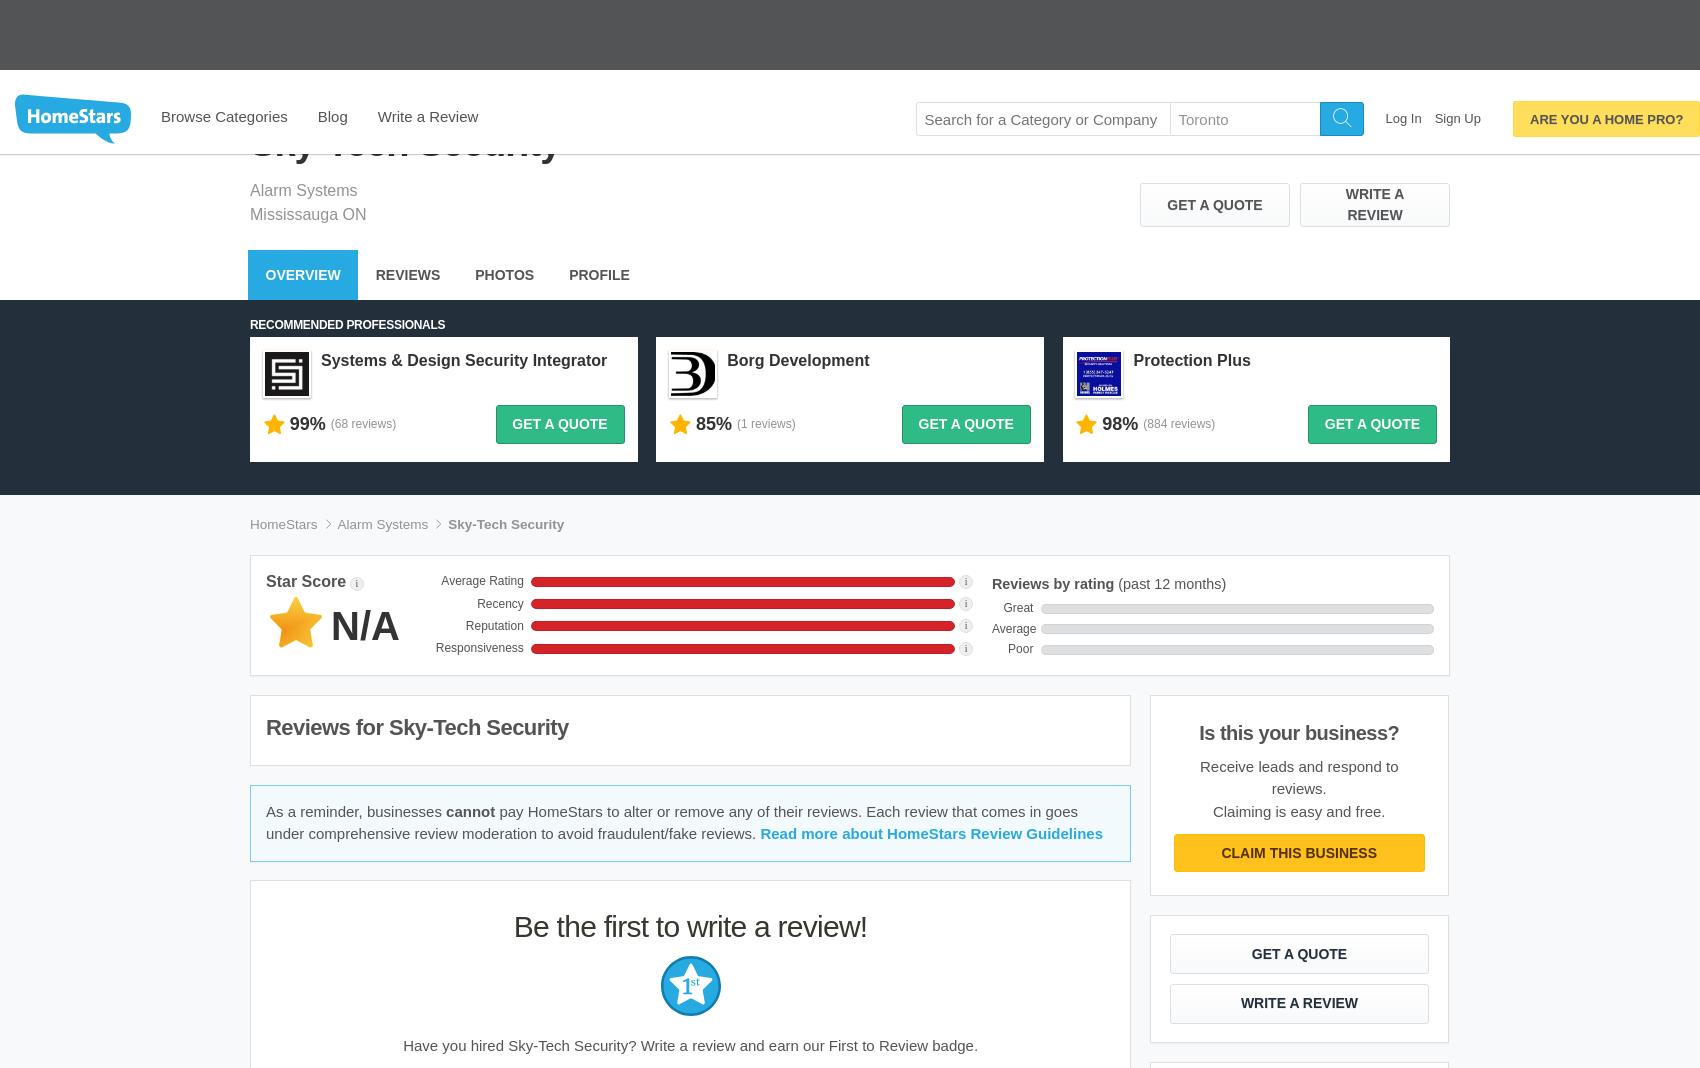 This screenshot has width=1700, height=1068. What do you see at coordinates (308, 129) in the screenshot?
I see `'Mississauga ON'` at bounding box center [308, 129].